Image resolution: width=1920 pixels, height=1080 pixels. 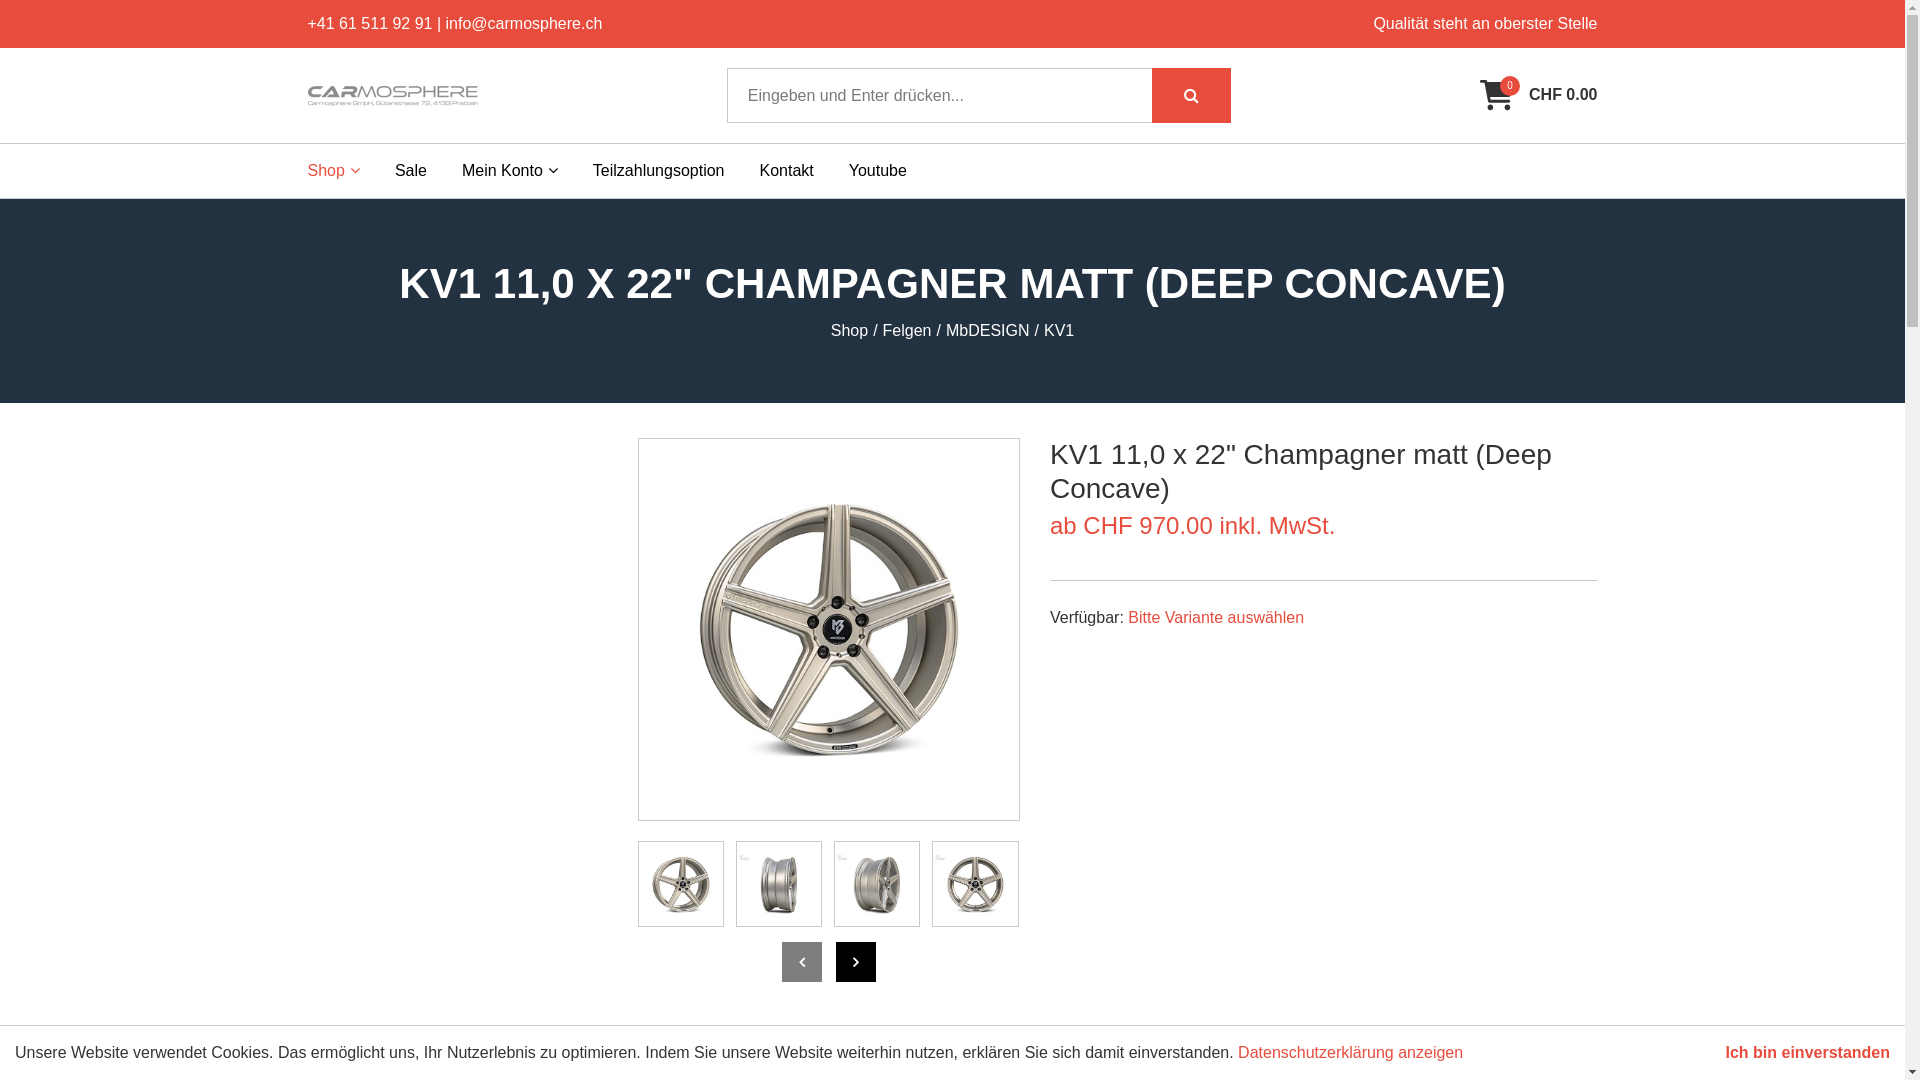 What do you see at coordinates (758, 169) in the screenshot?
I see `'Kontakt'` at bounding box center [758, 169].